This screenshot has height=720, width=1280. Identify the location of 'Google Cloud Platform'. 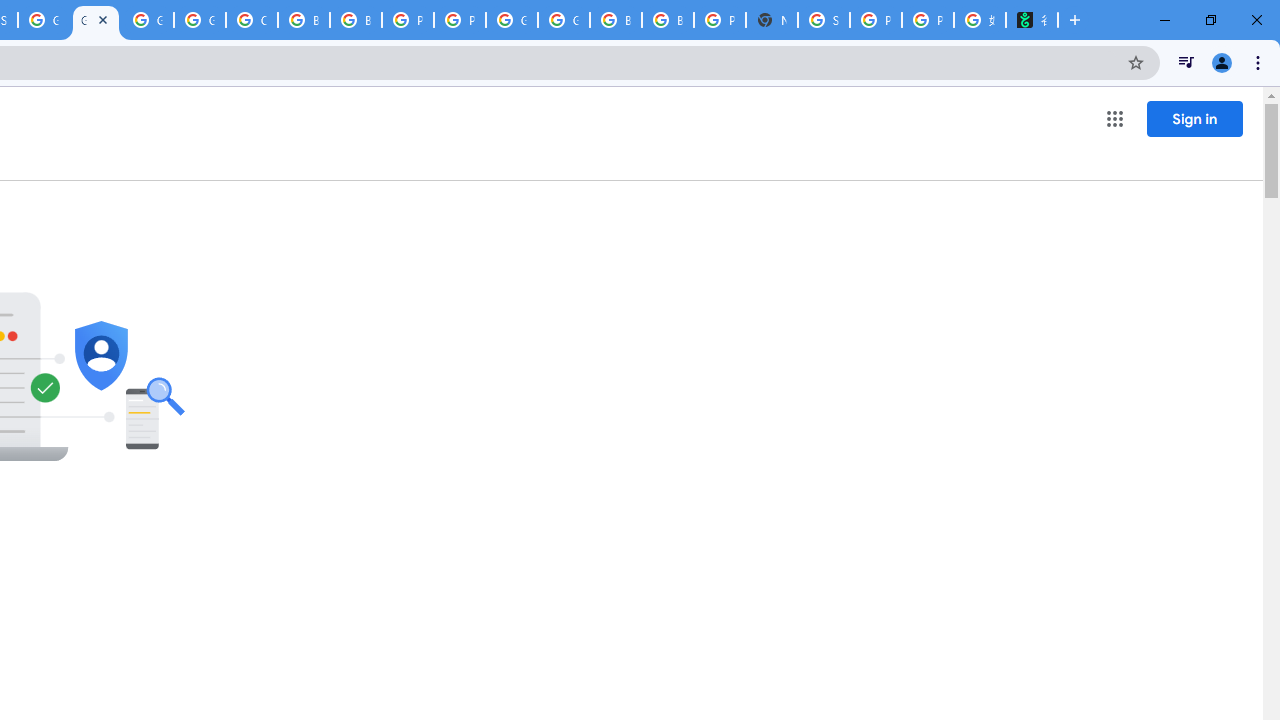
(512, 20).